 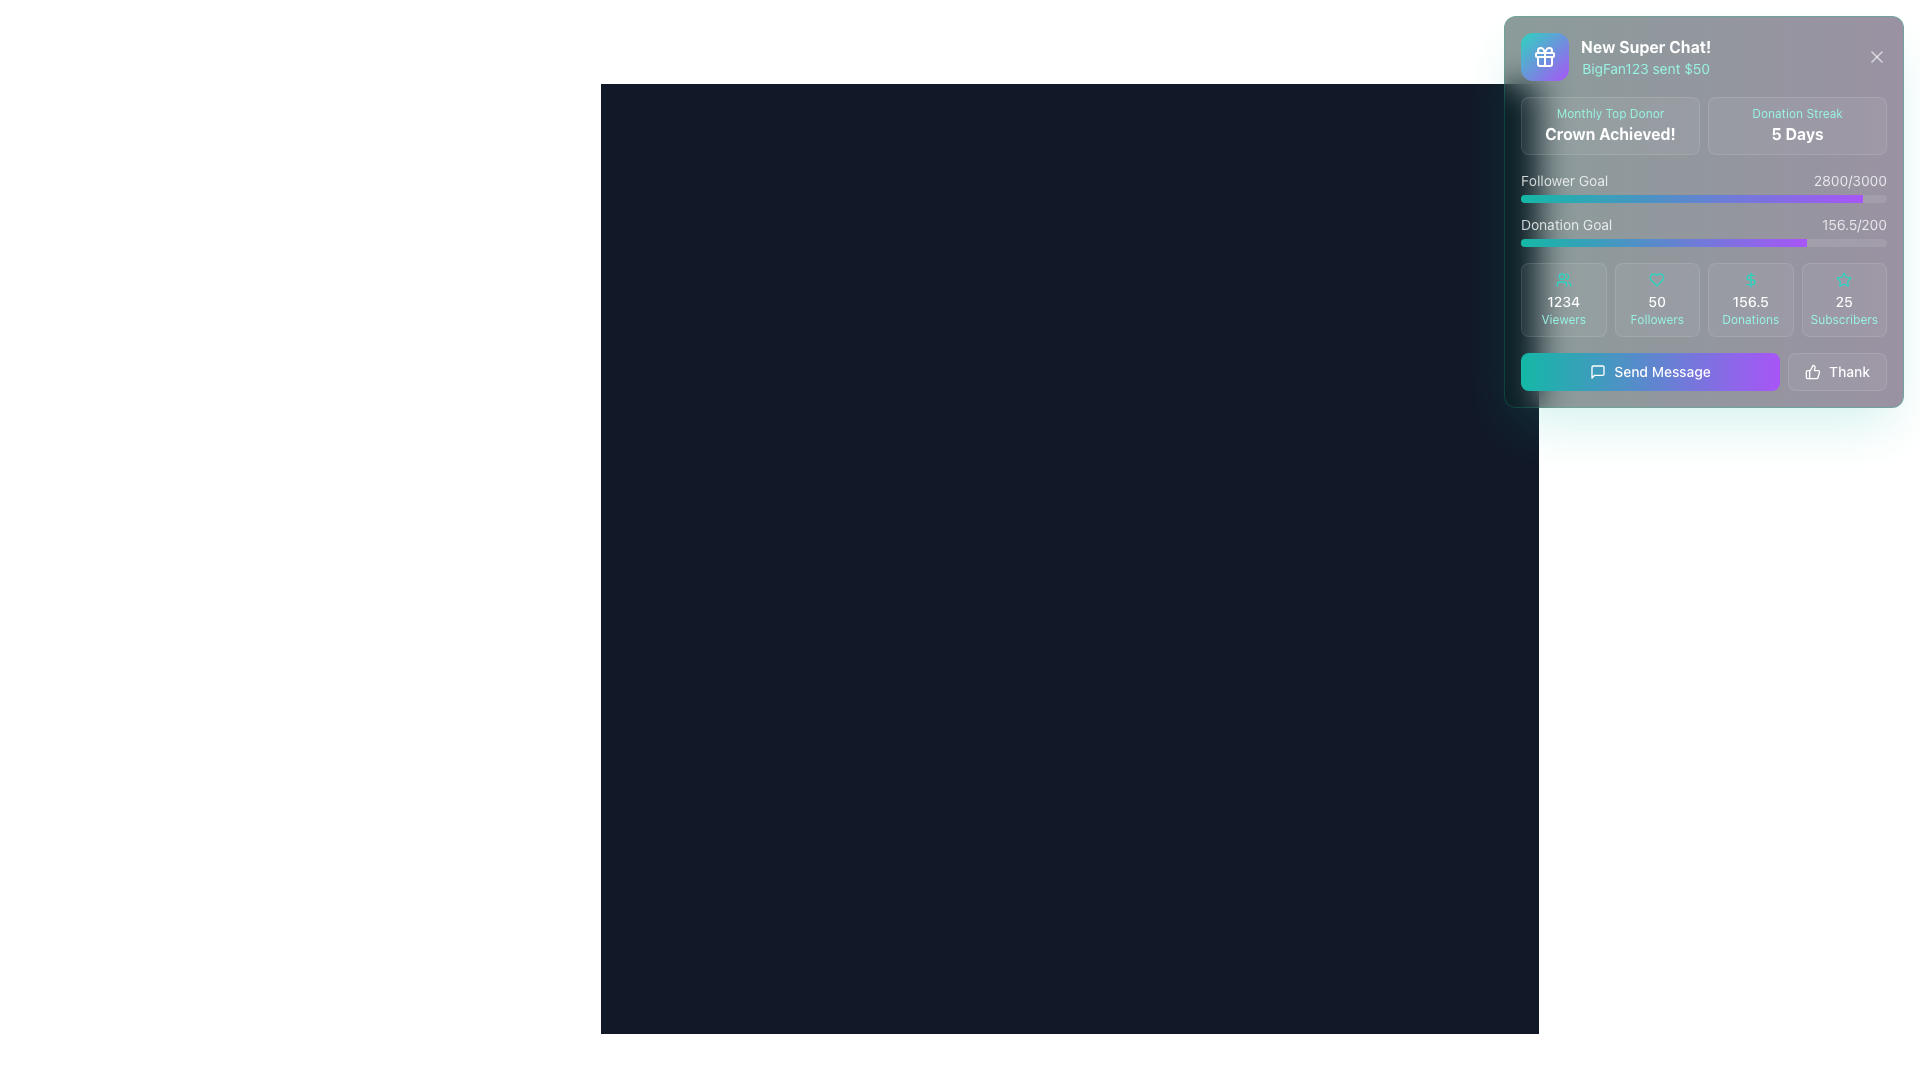 I want to click on the Informational card displaying the number '1234' and the word 'Viewers', which is the first card in a grid layout, so click(x=1562, y=300).